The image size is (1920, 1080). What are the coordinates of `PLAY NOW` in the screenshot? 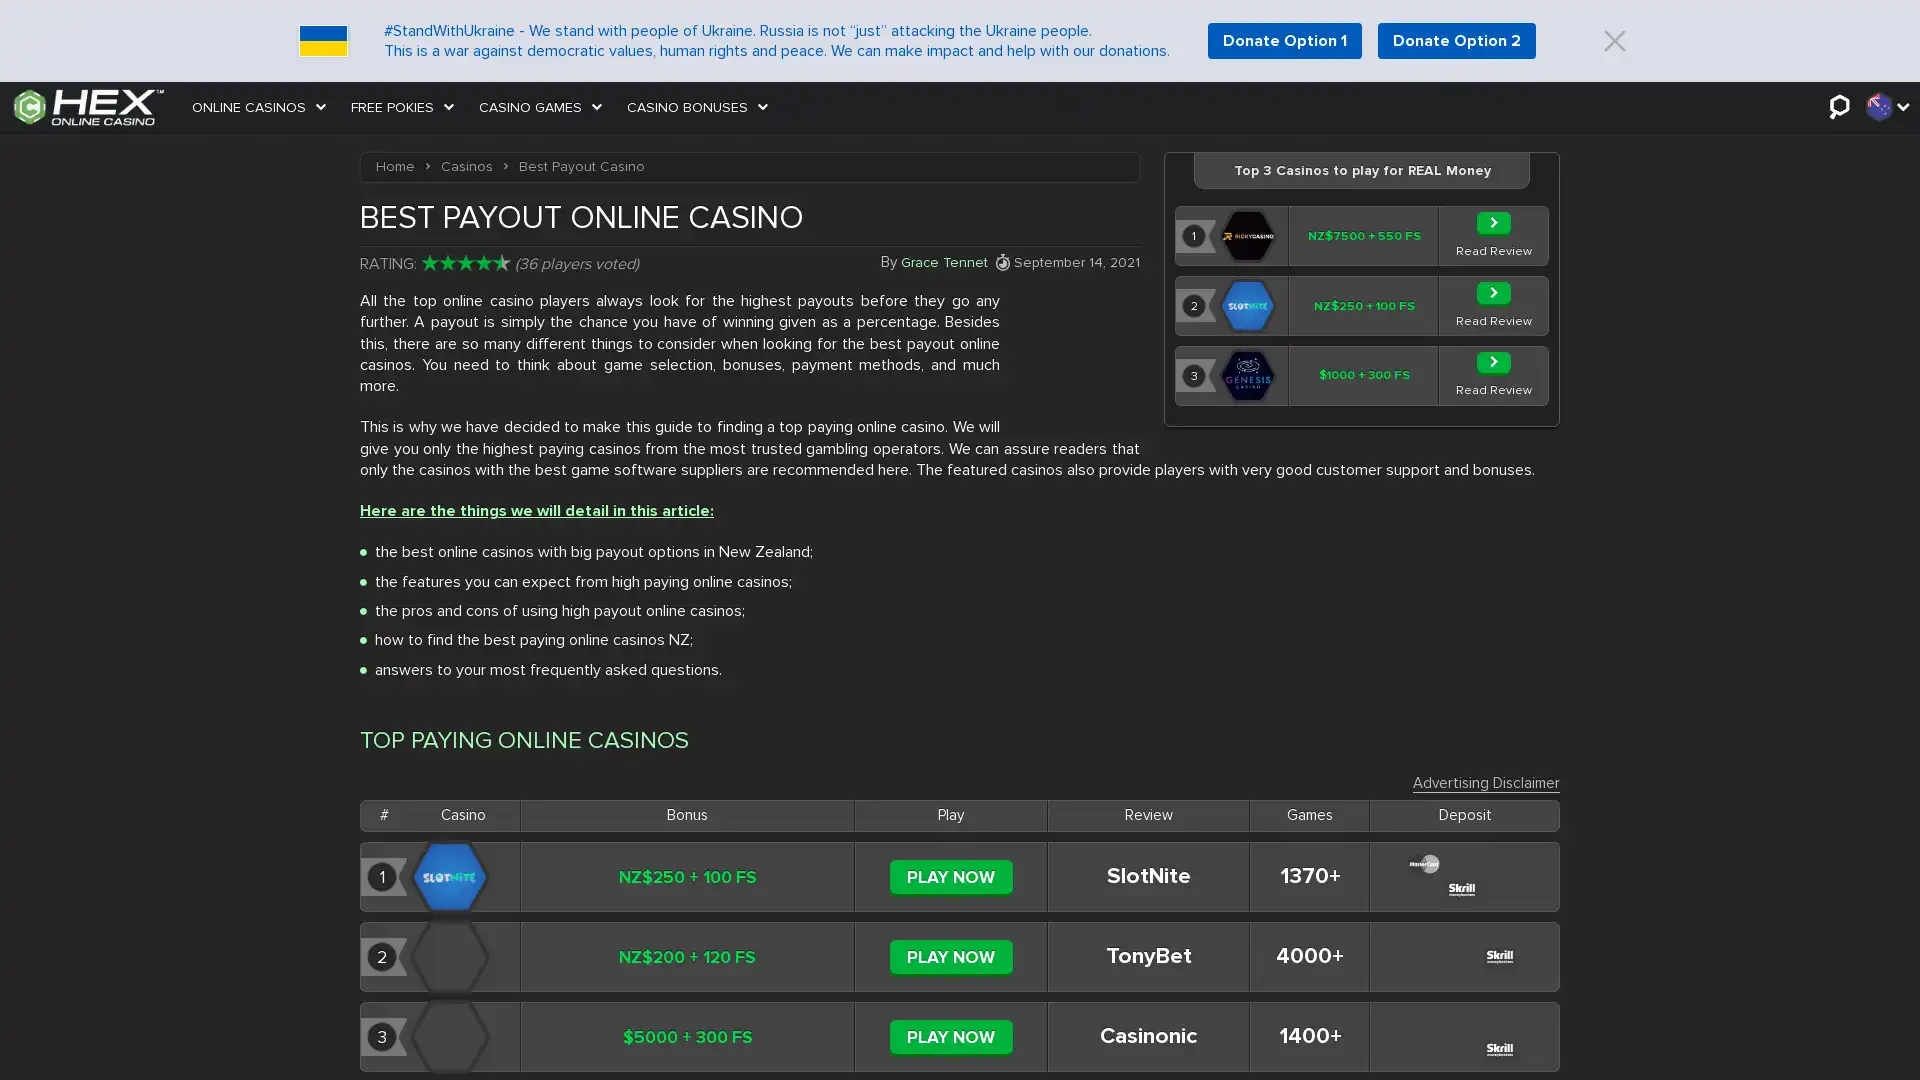 It's located at (949, 955).